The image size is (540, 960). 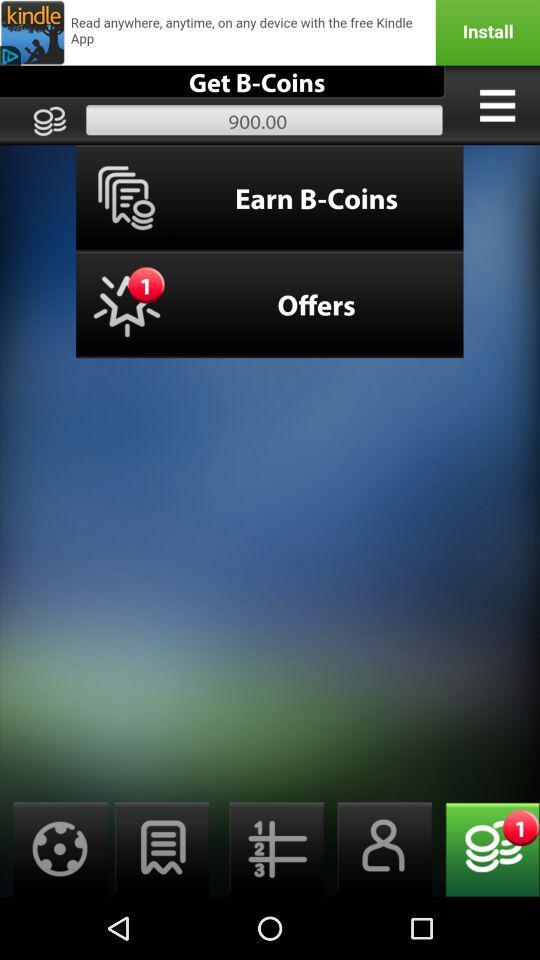 What do you see at coordinates (496, 105) in the screenshot?
I see `open section` at bounding box center [496, 105].